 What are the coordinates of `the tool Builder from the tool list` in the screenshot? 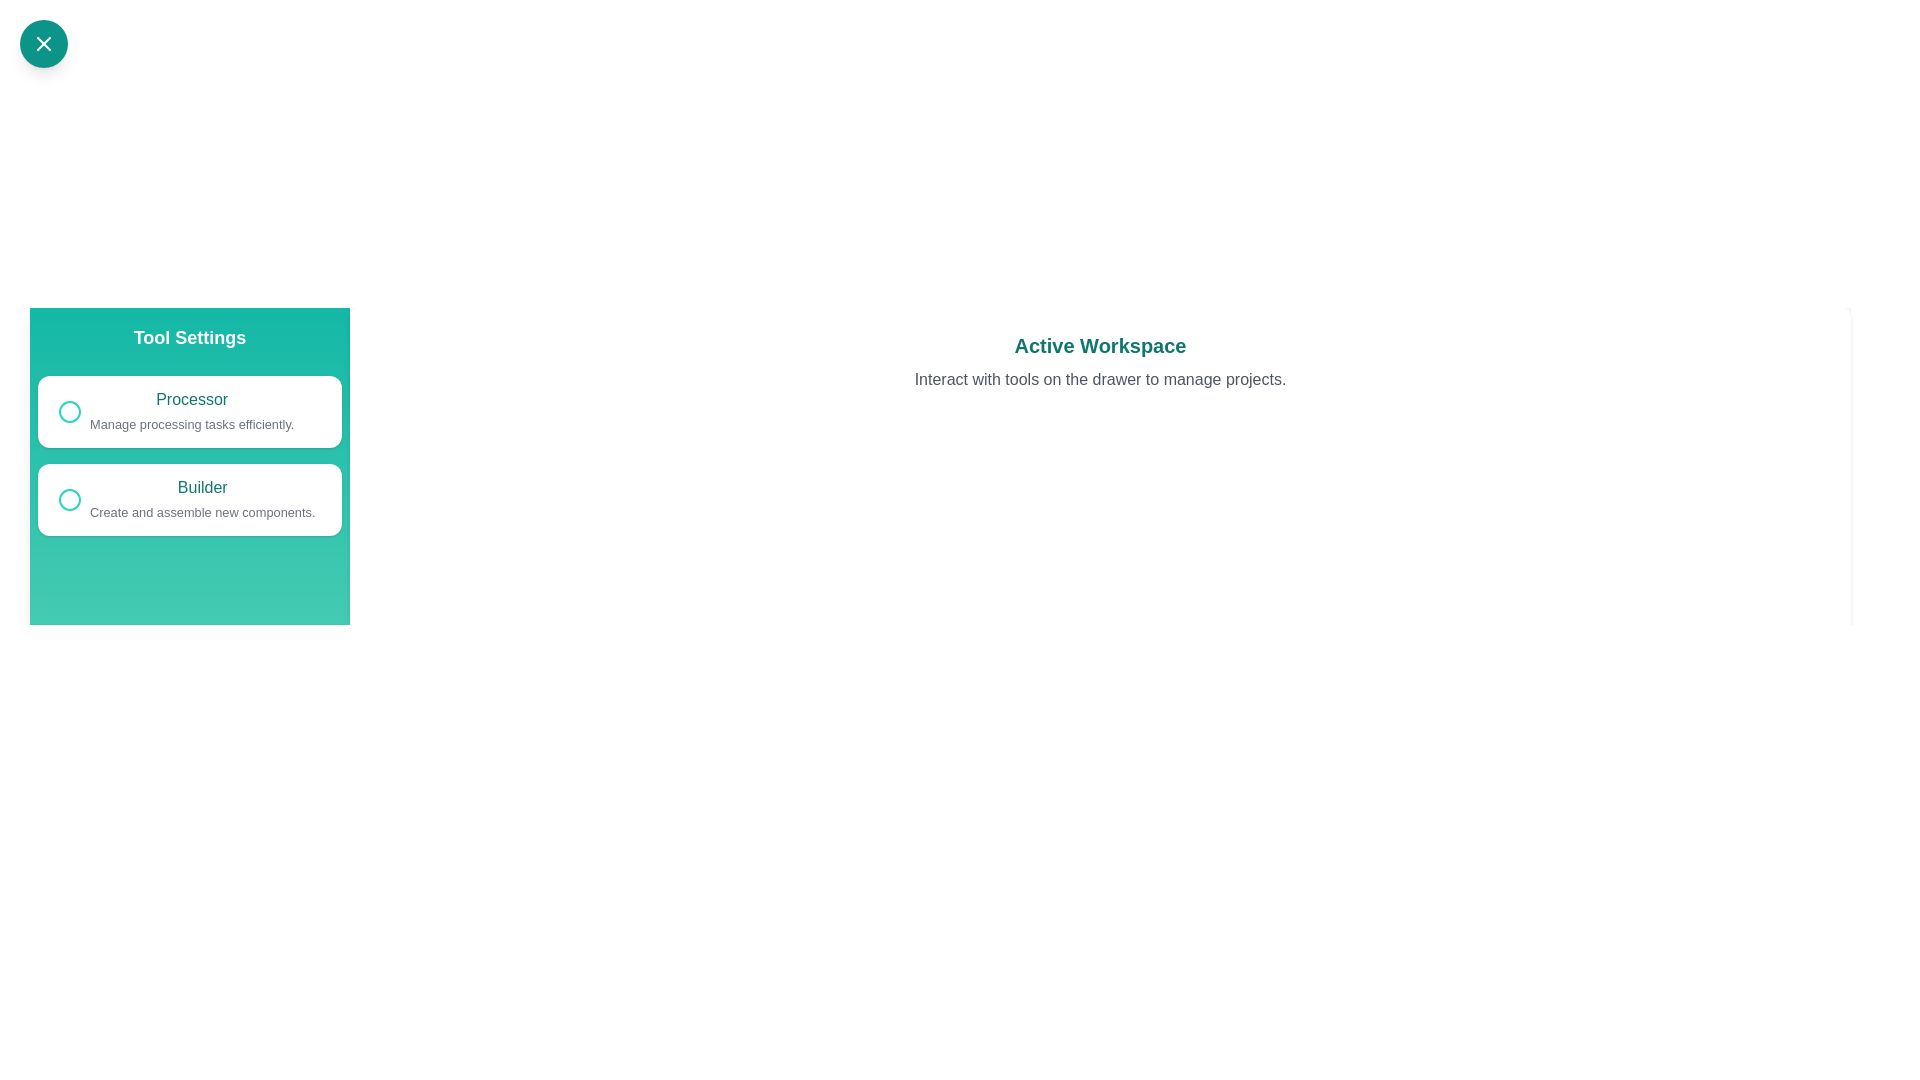 It's located at (190, 499).